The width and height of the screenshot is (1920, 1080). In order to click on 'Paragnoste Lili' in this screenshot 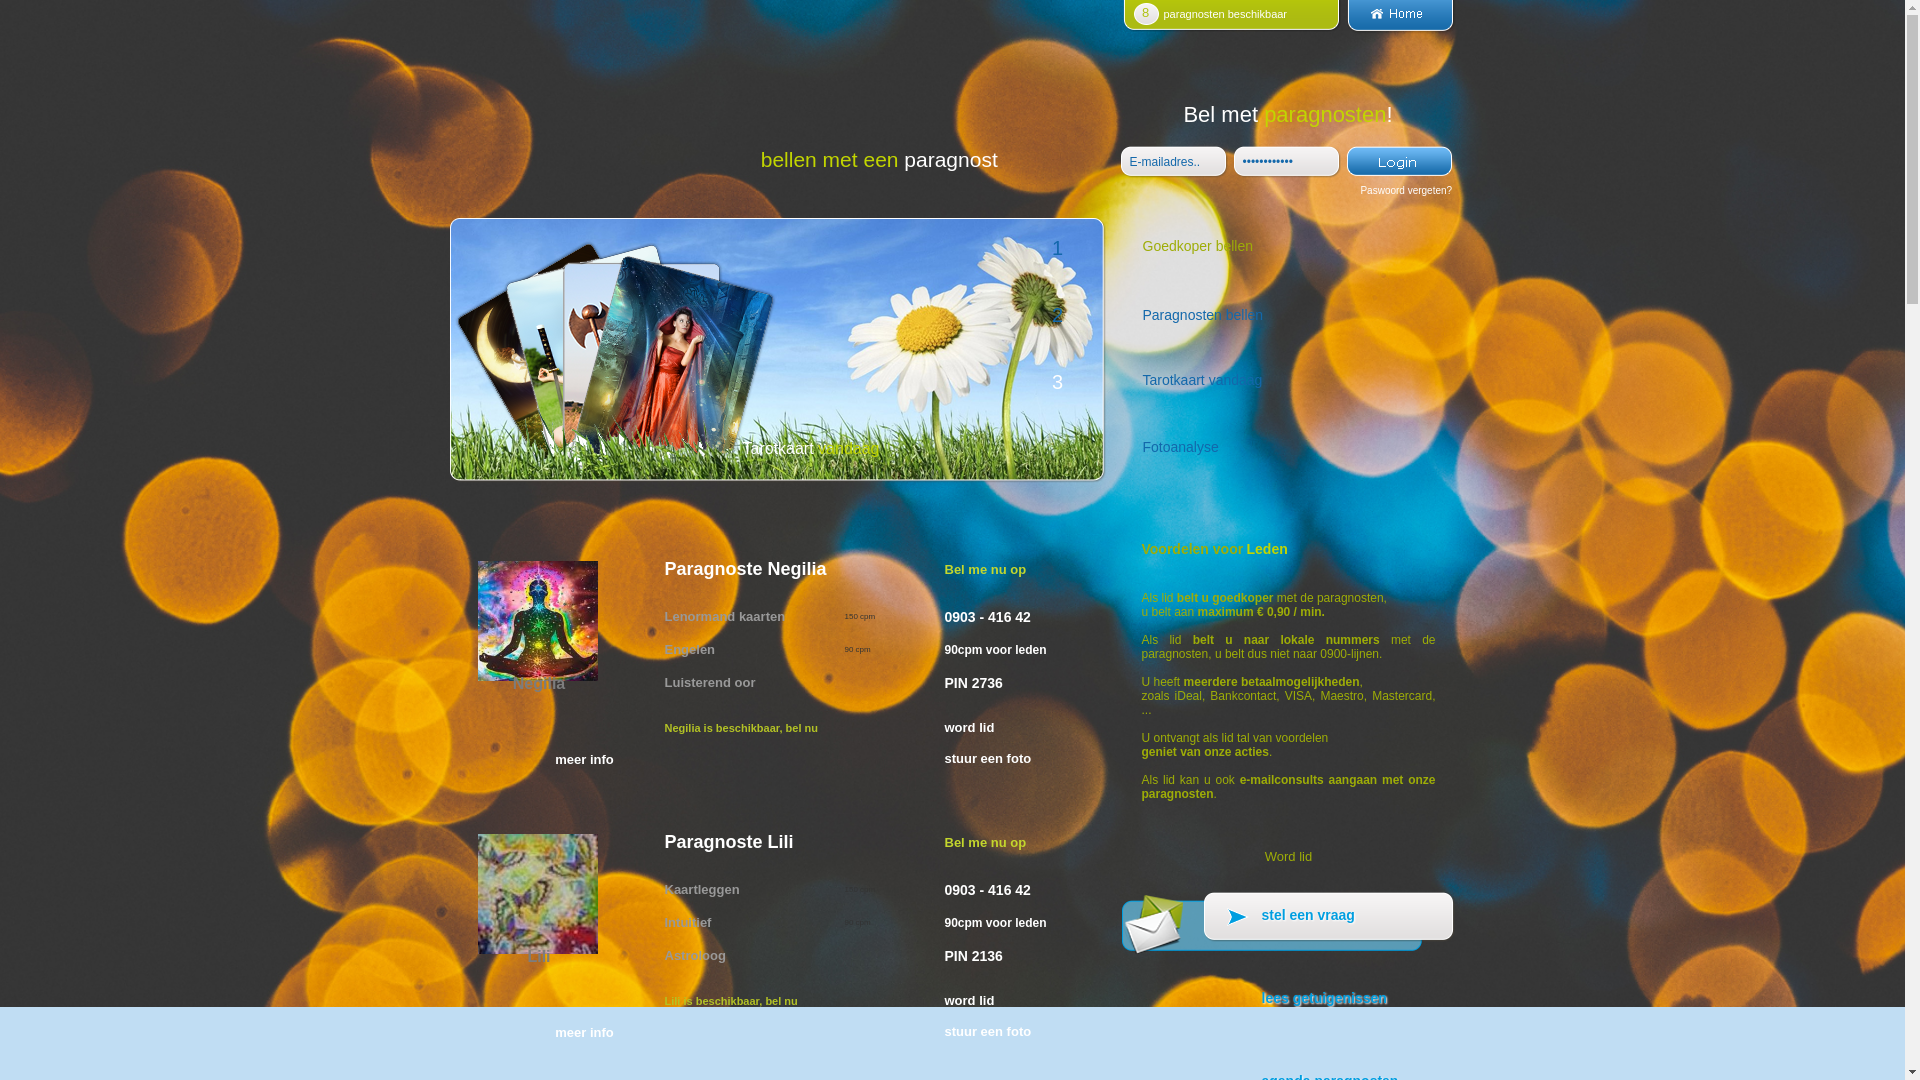, I will do `click(803, 841)`.